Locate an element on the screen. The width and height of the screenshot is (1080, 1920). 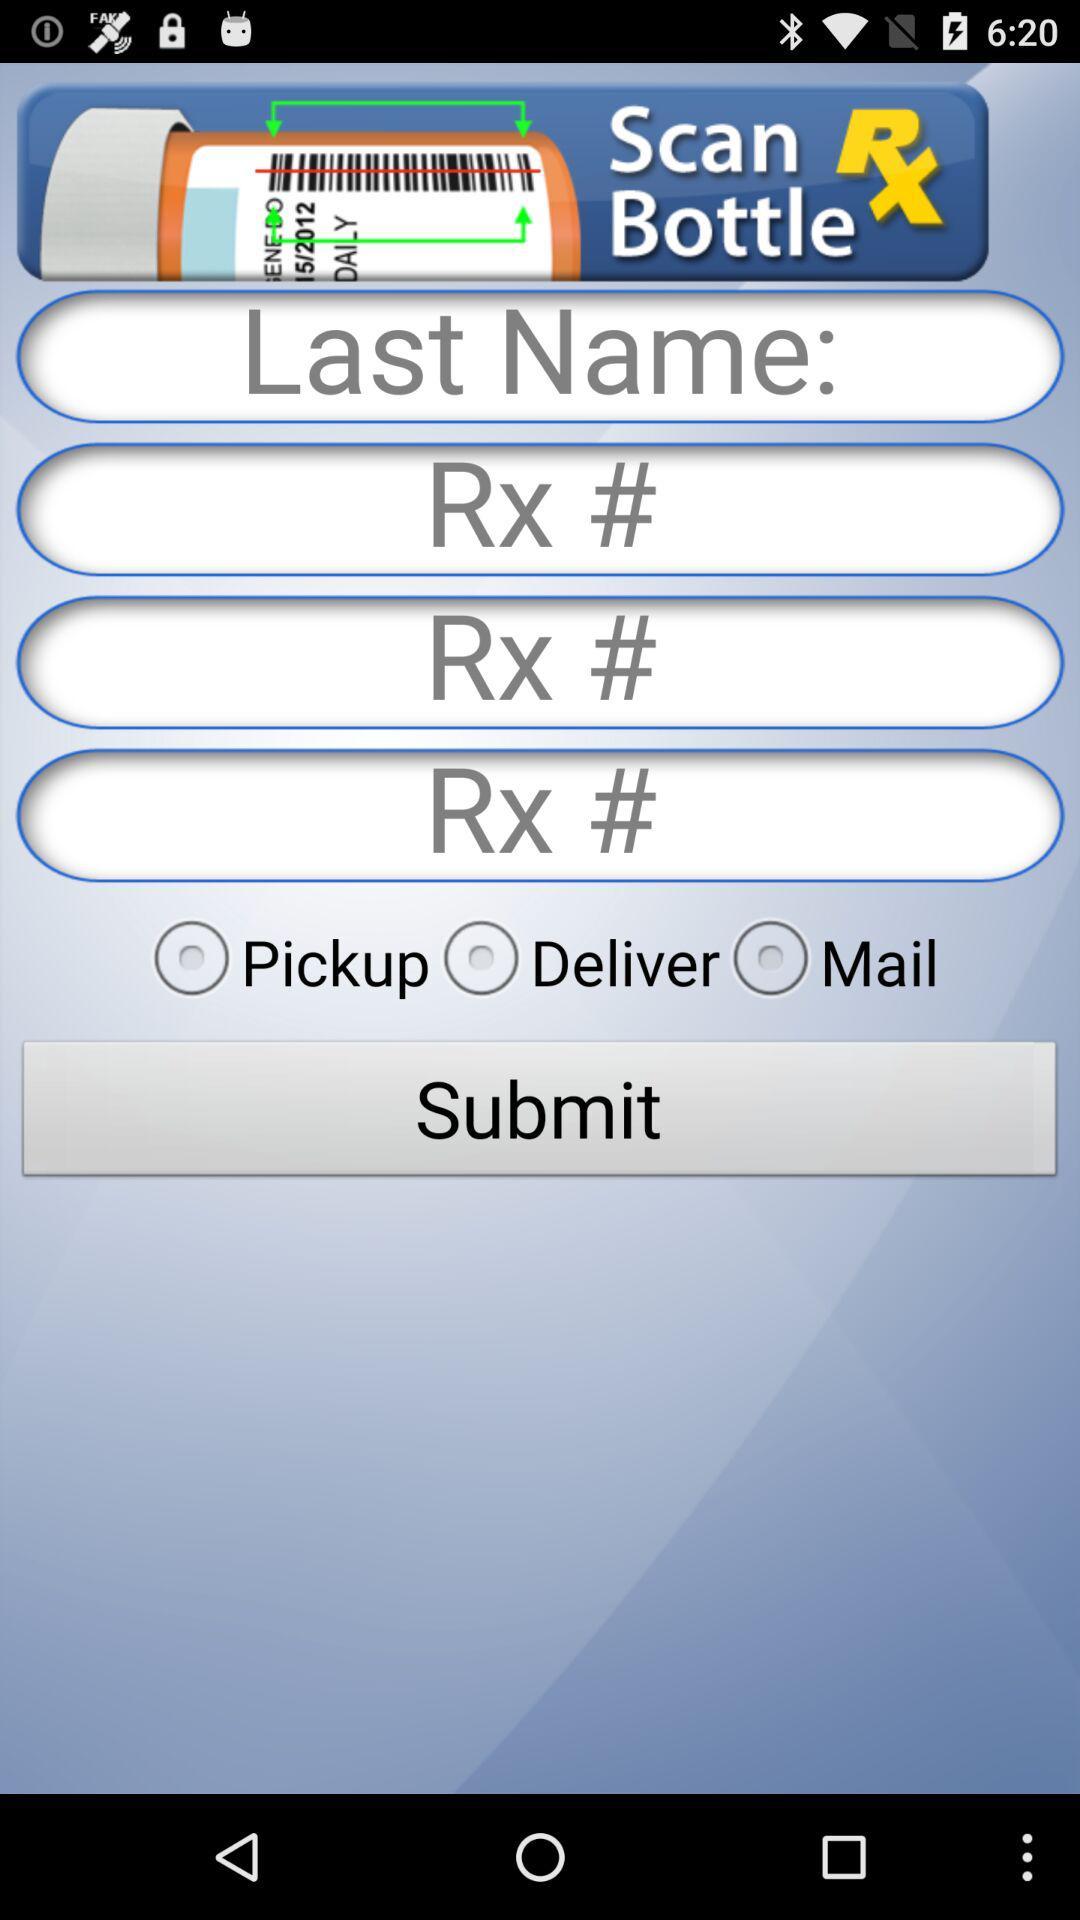
the radio button next to the deliver is located at coordinates (285, 961).